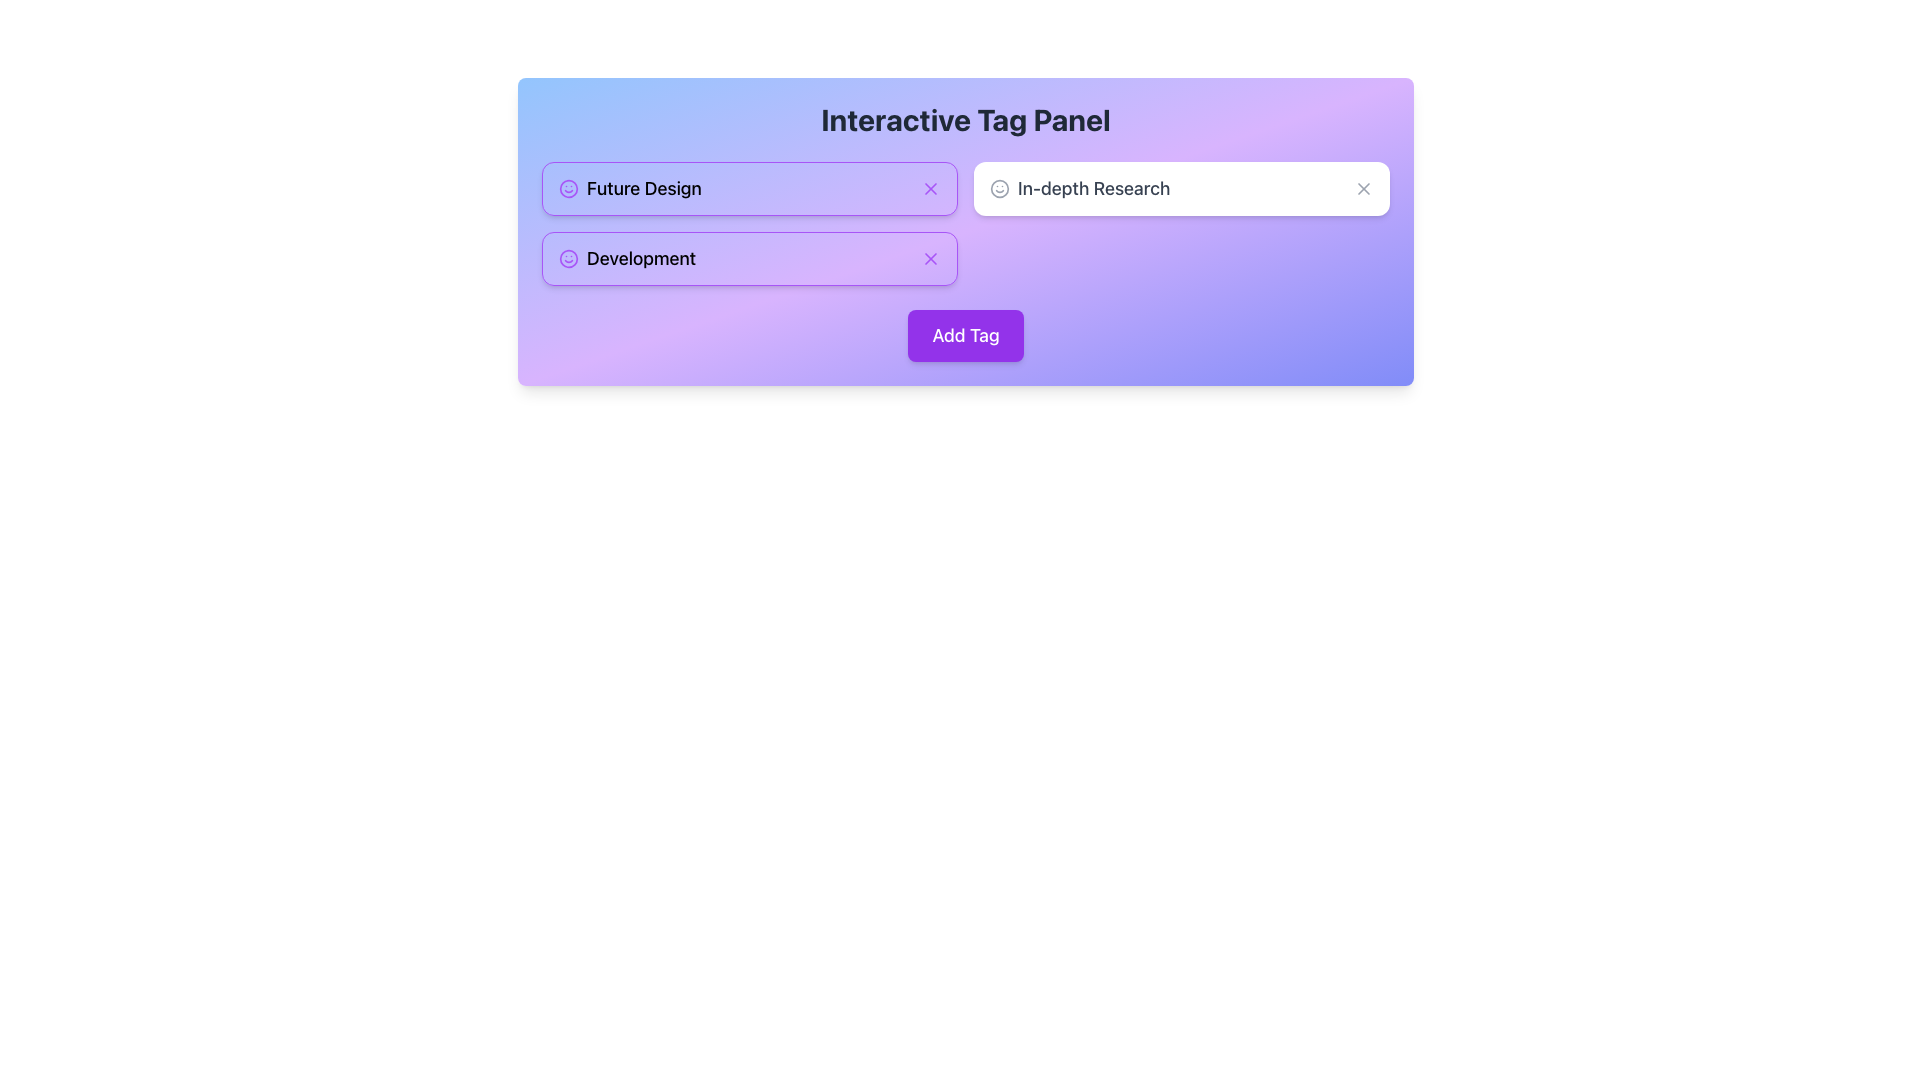 This screenshot has height=1080, width=1920. Describe the element at coordinates (568, 257) in the screenshot. I see `the Decorative Icon, which is a circular icon with a purple outline and a smile-like graphic located to the left of the 'Development' text` at that location.